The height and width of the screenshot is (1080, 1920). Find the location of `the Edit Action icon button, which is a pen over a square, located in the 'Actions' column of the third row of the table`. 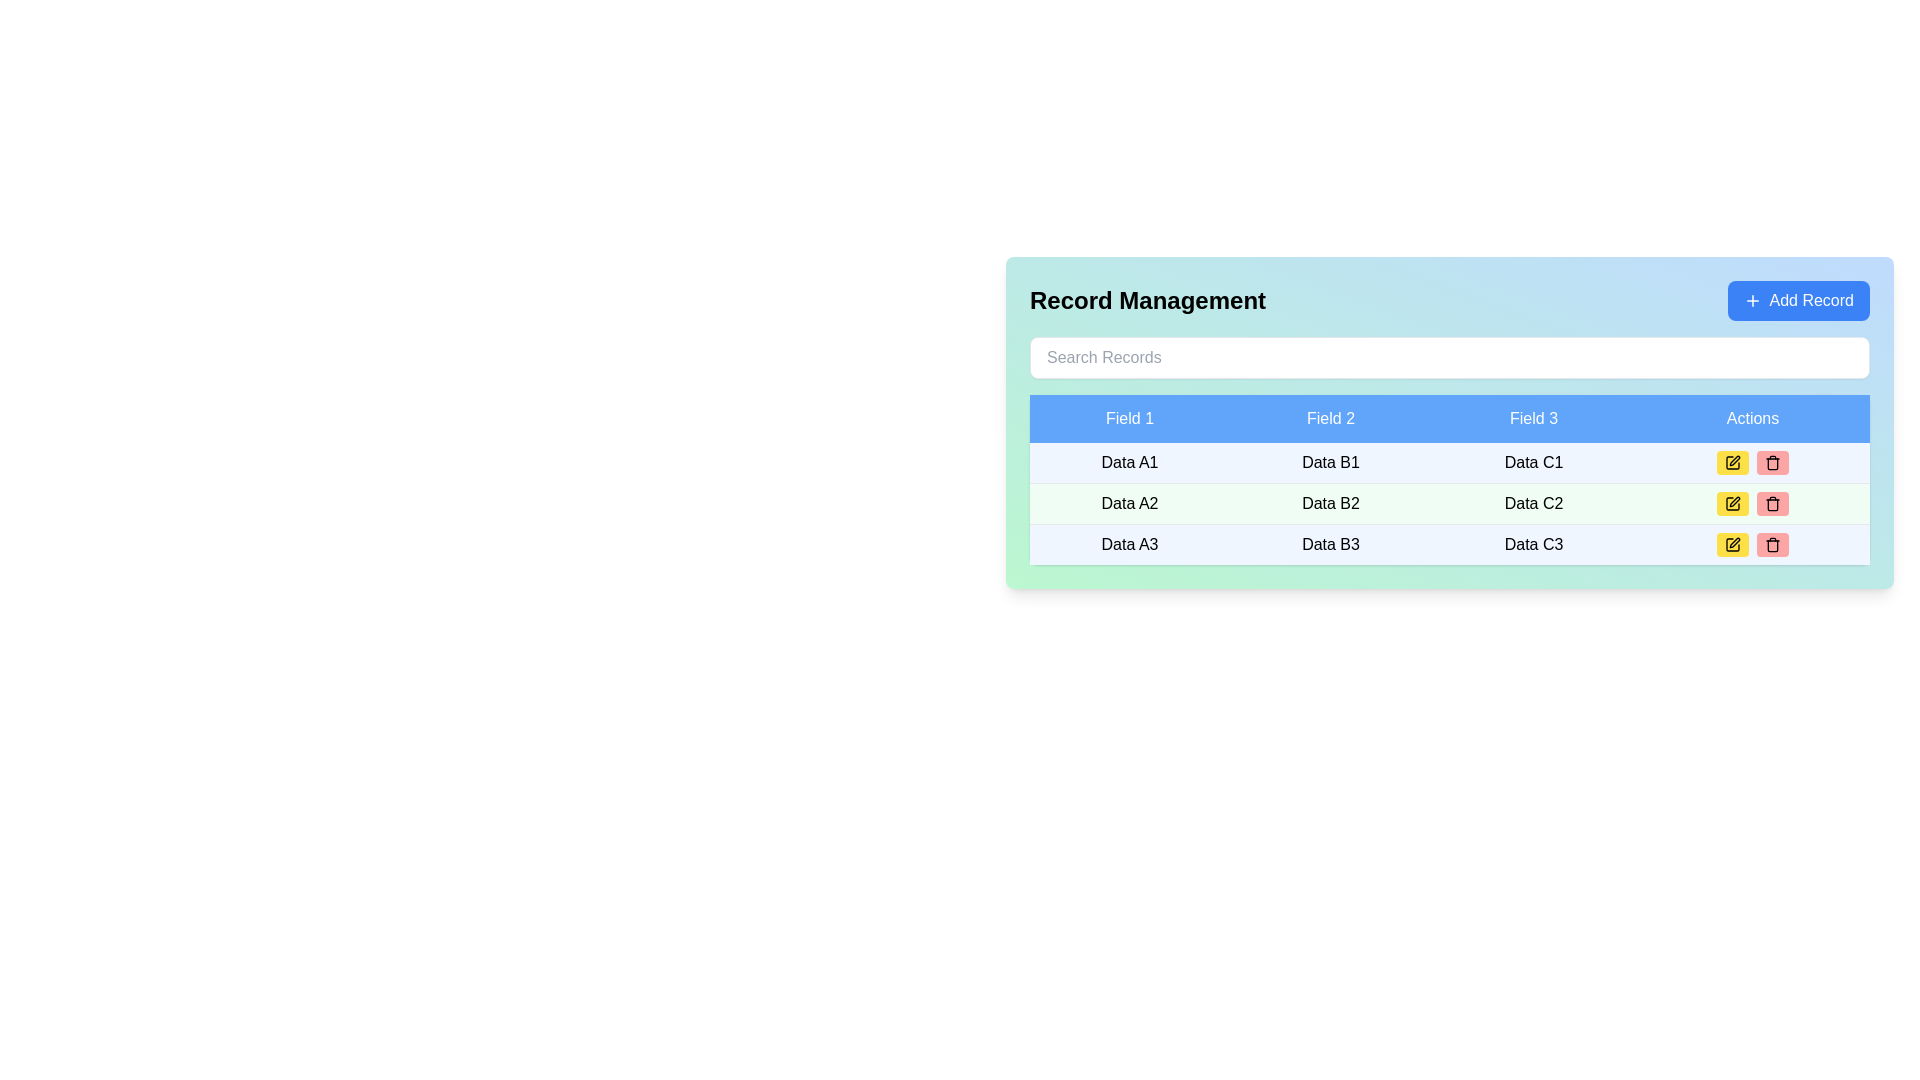

the Edit Action icon button, which is a pen over a square, located in the 'Actions' column of the third row of the table is located at coordinates (1734, 461).